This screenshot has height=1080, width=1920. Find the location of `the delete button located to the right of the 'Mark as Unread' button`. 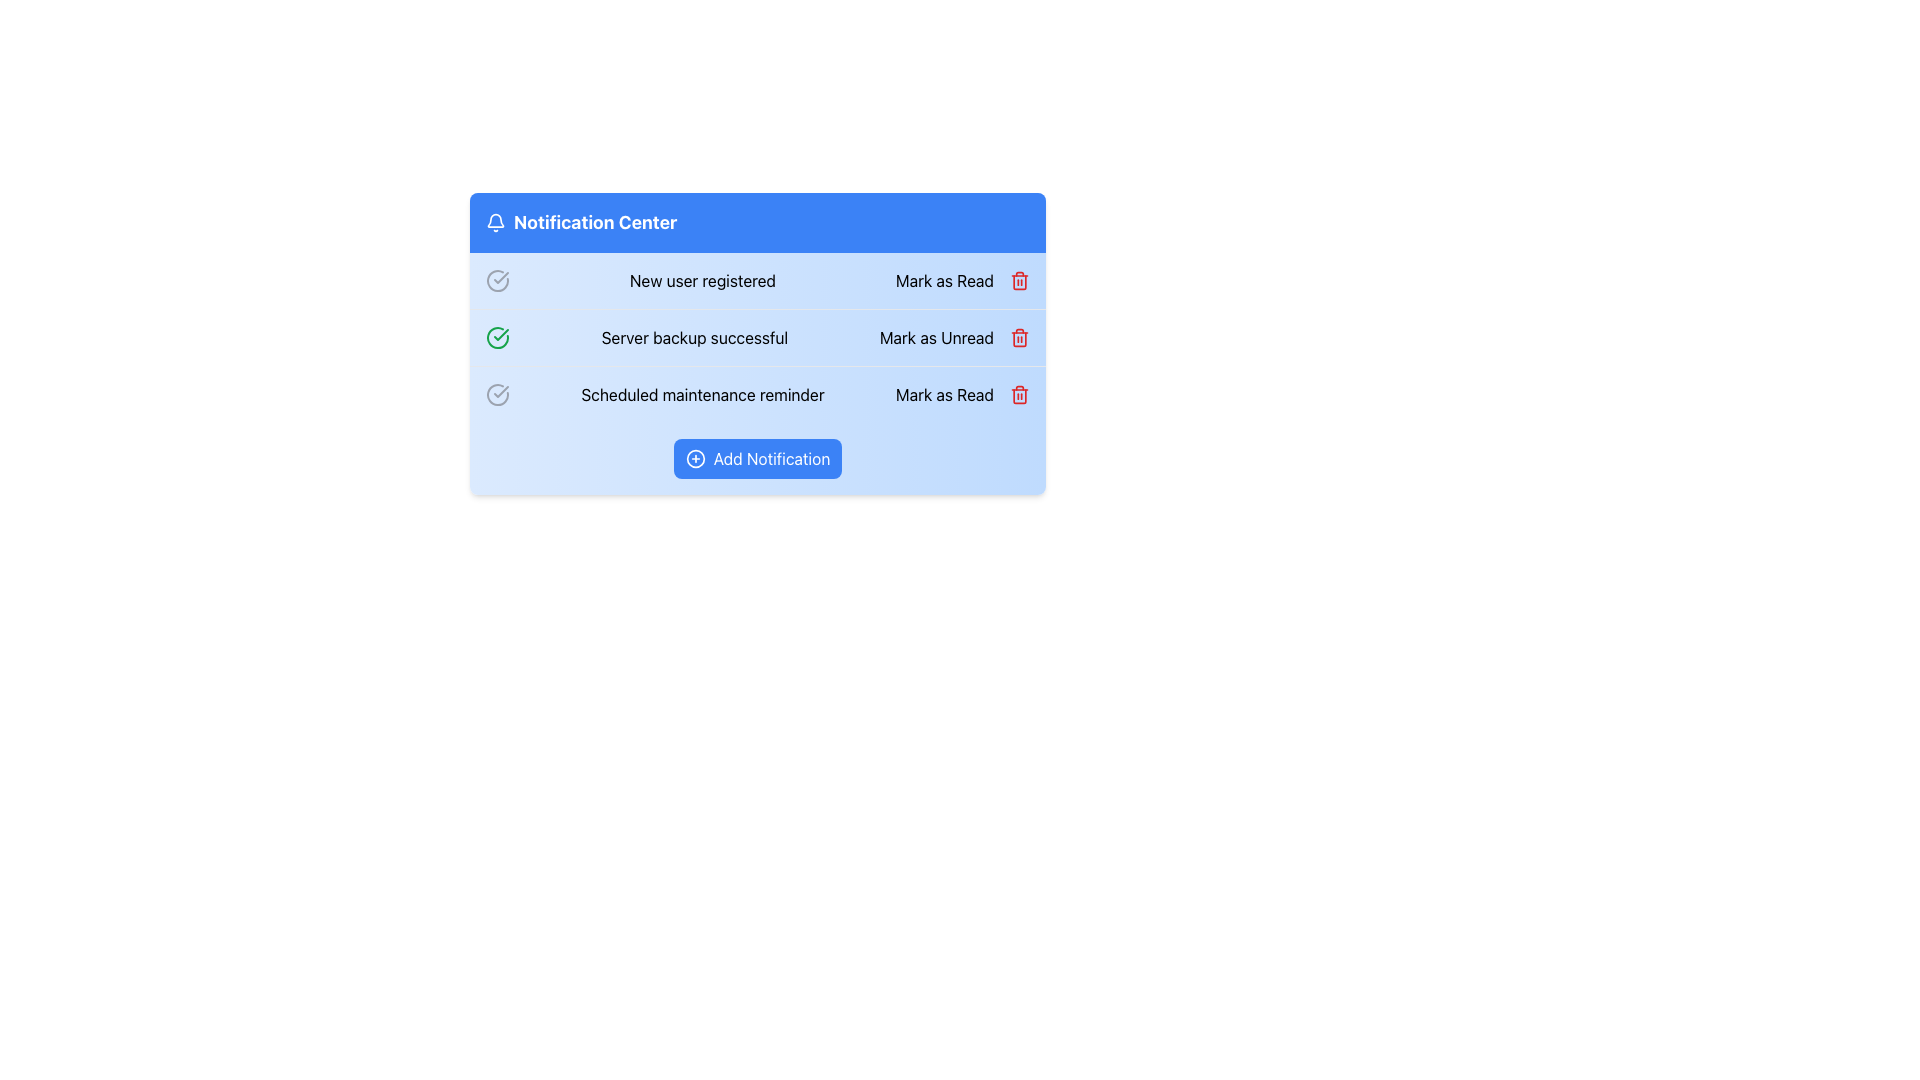

the delete button located to the right of the 'Mark as Unread' button is located at coordinates (1019, 337).